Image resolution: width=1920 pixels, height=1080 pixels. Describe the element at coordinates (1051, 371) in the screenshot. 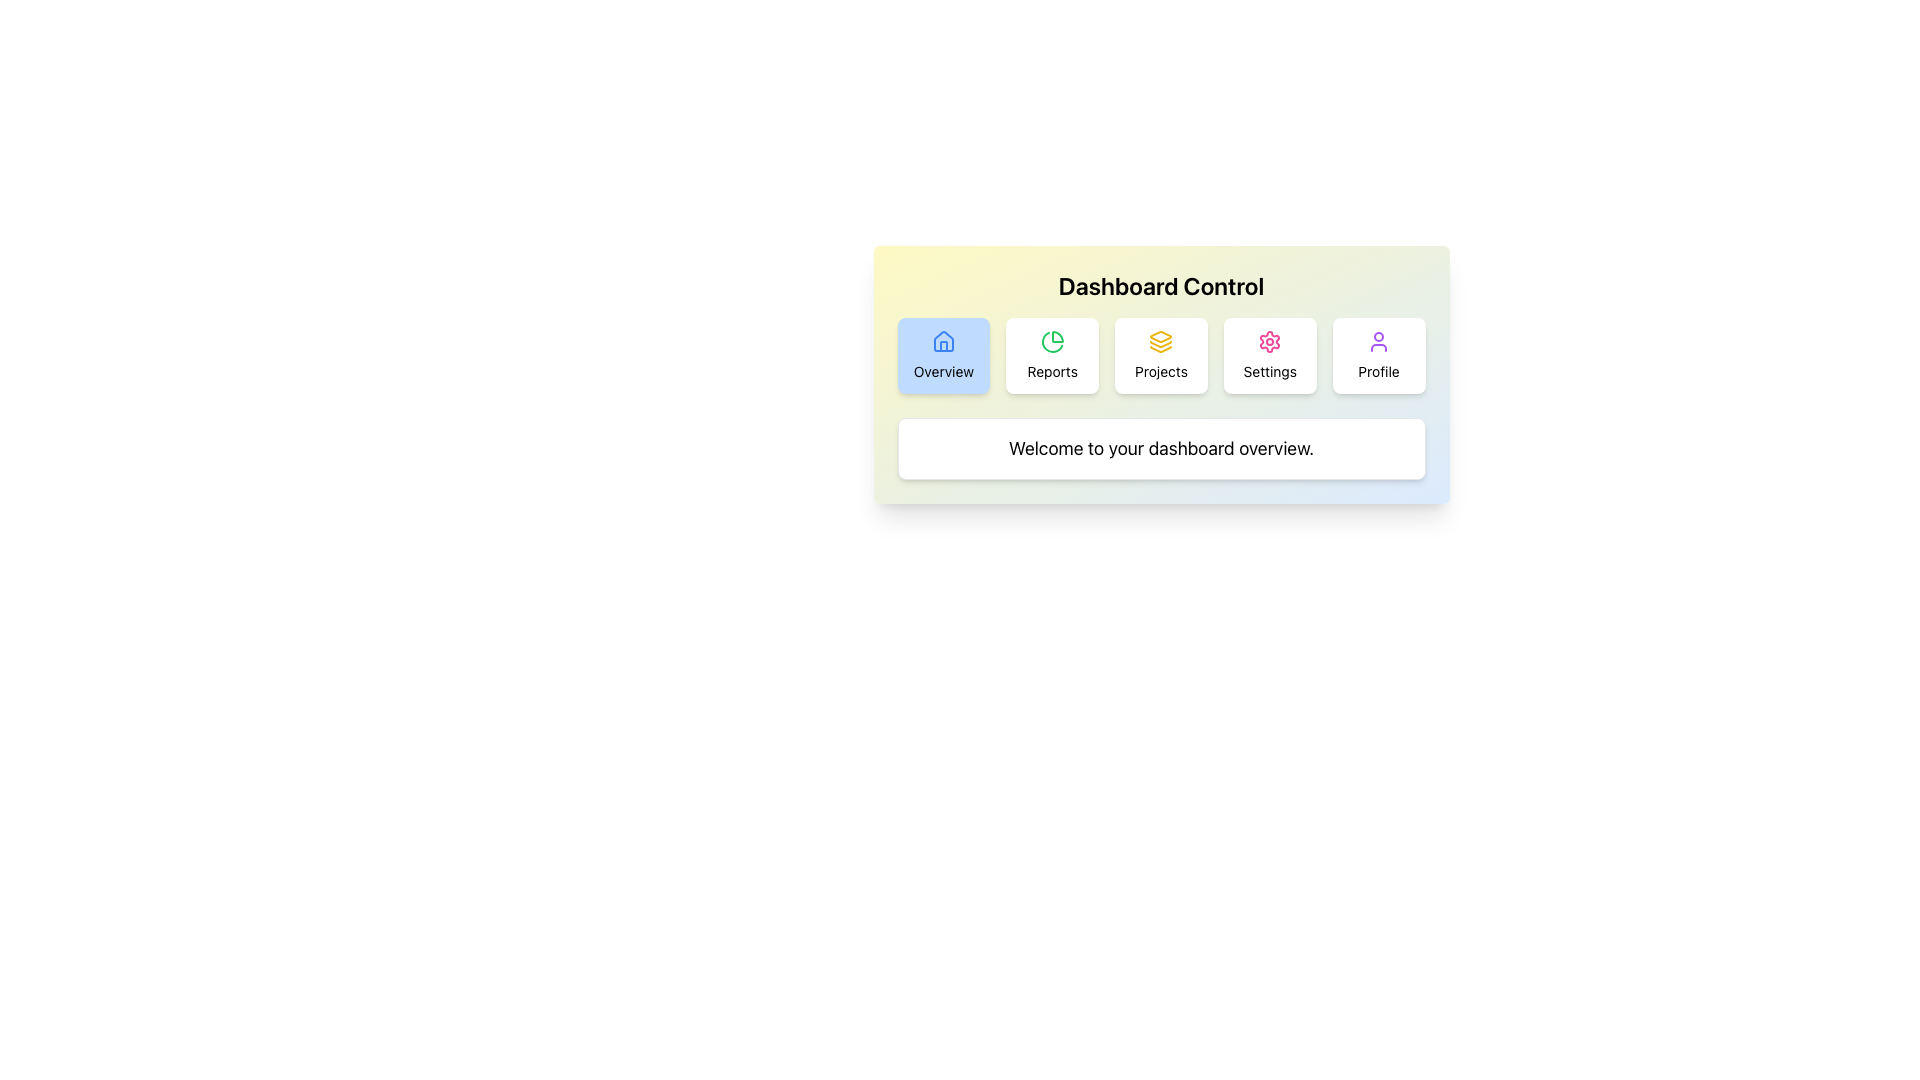

I see `the 'Reports' text label, which is displayed in a small-sized sans-serif font and is centrally aligned below a green pie chart icon` at that location.